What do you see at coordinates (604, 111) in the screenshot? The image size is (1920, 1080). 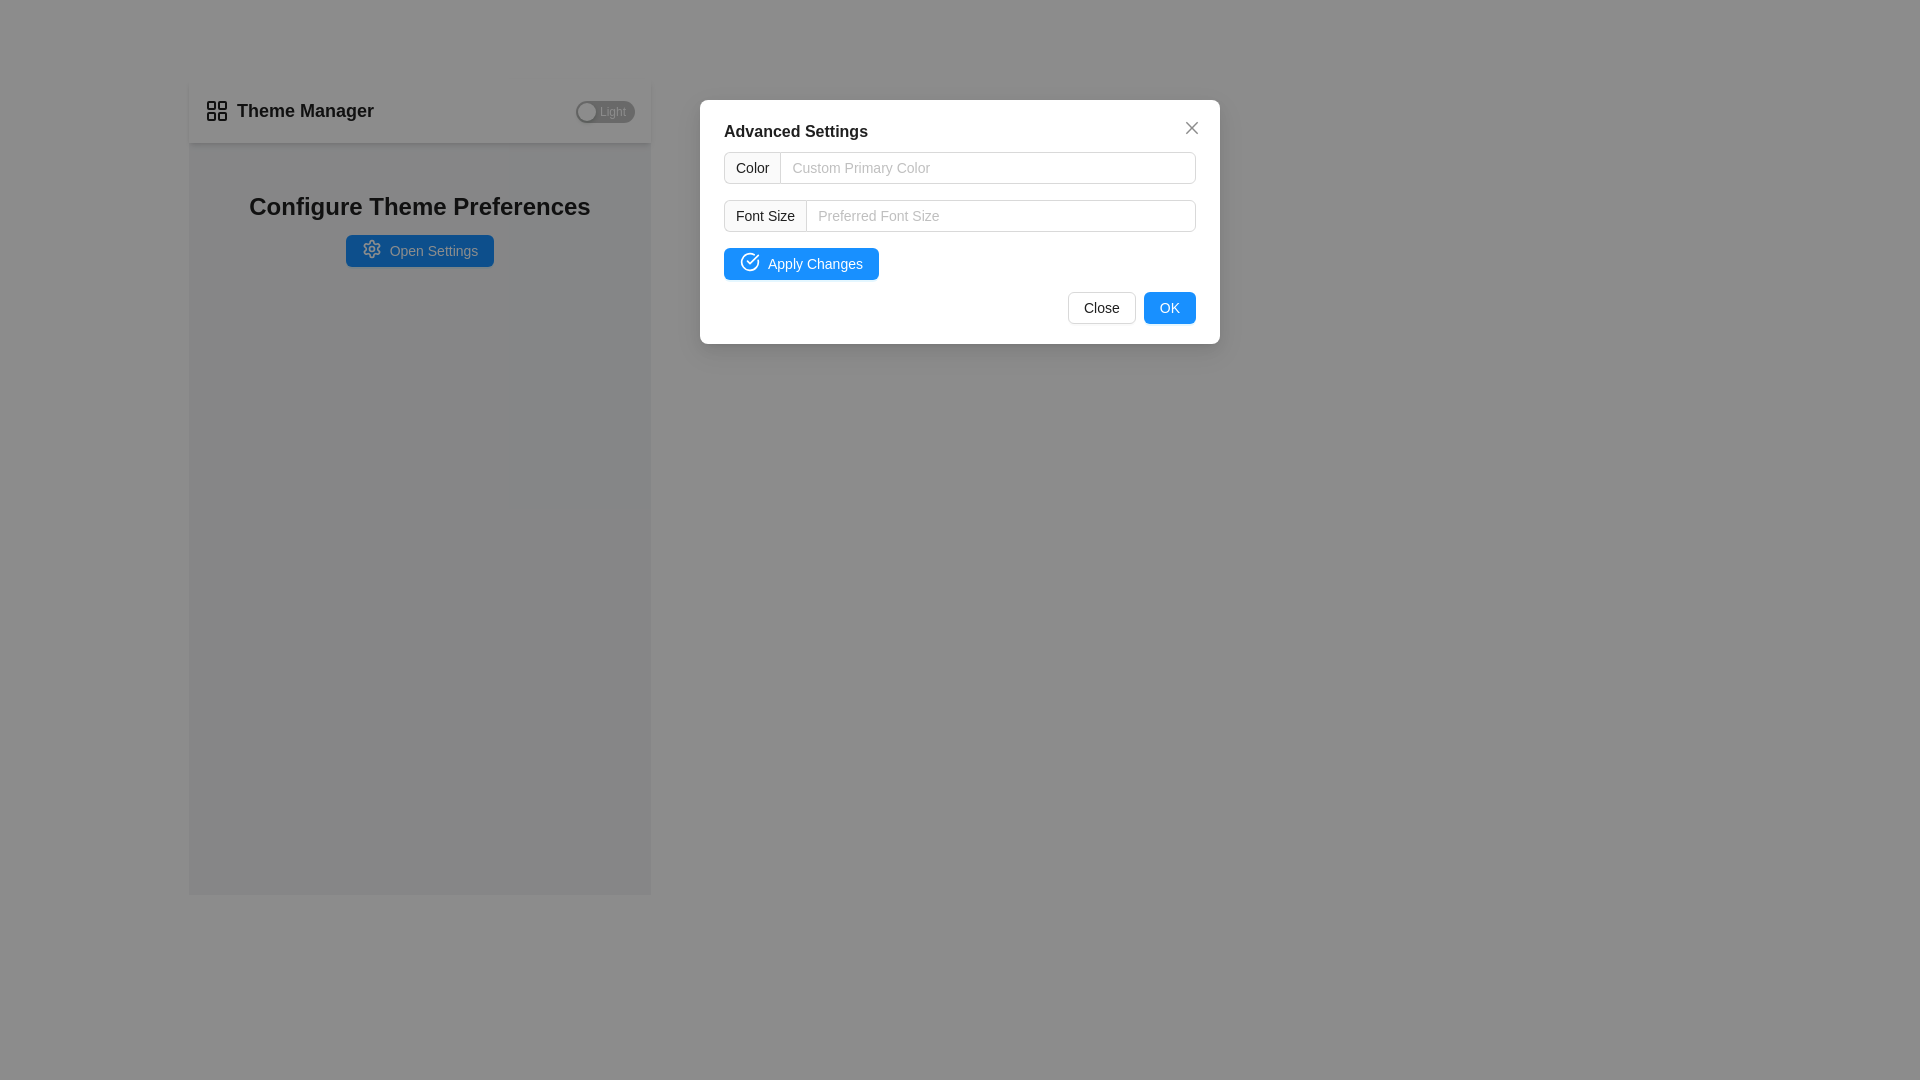 I see `the toggle switch located in the top header area, adjacent to 'Theme Manager'` at bounding box center [604, 111].